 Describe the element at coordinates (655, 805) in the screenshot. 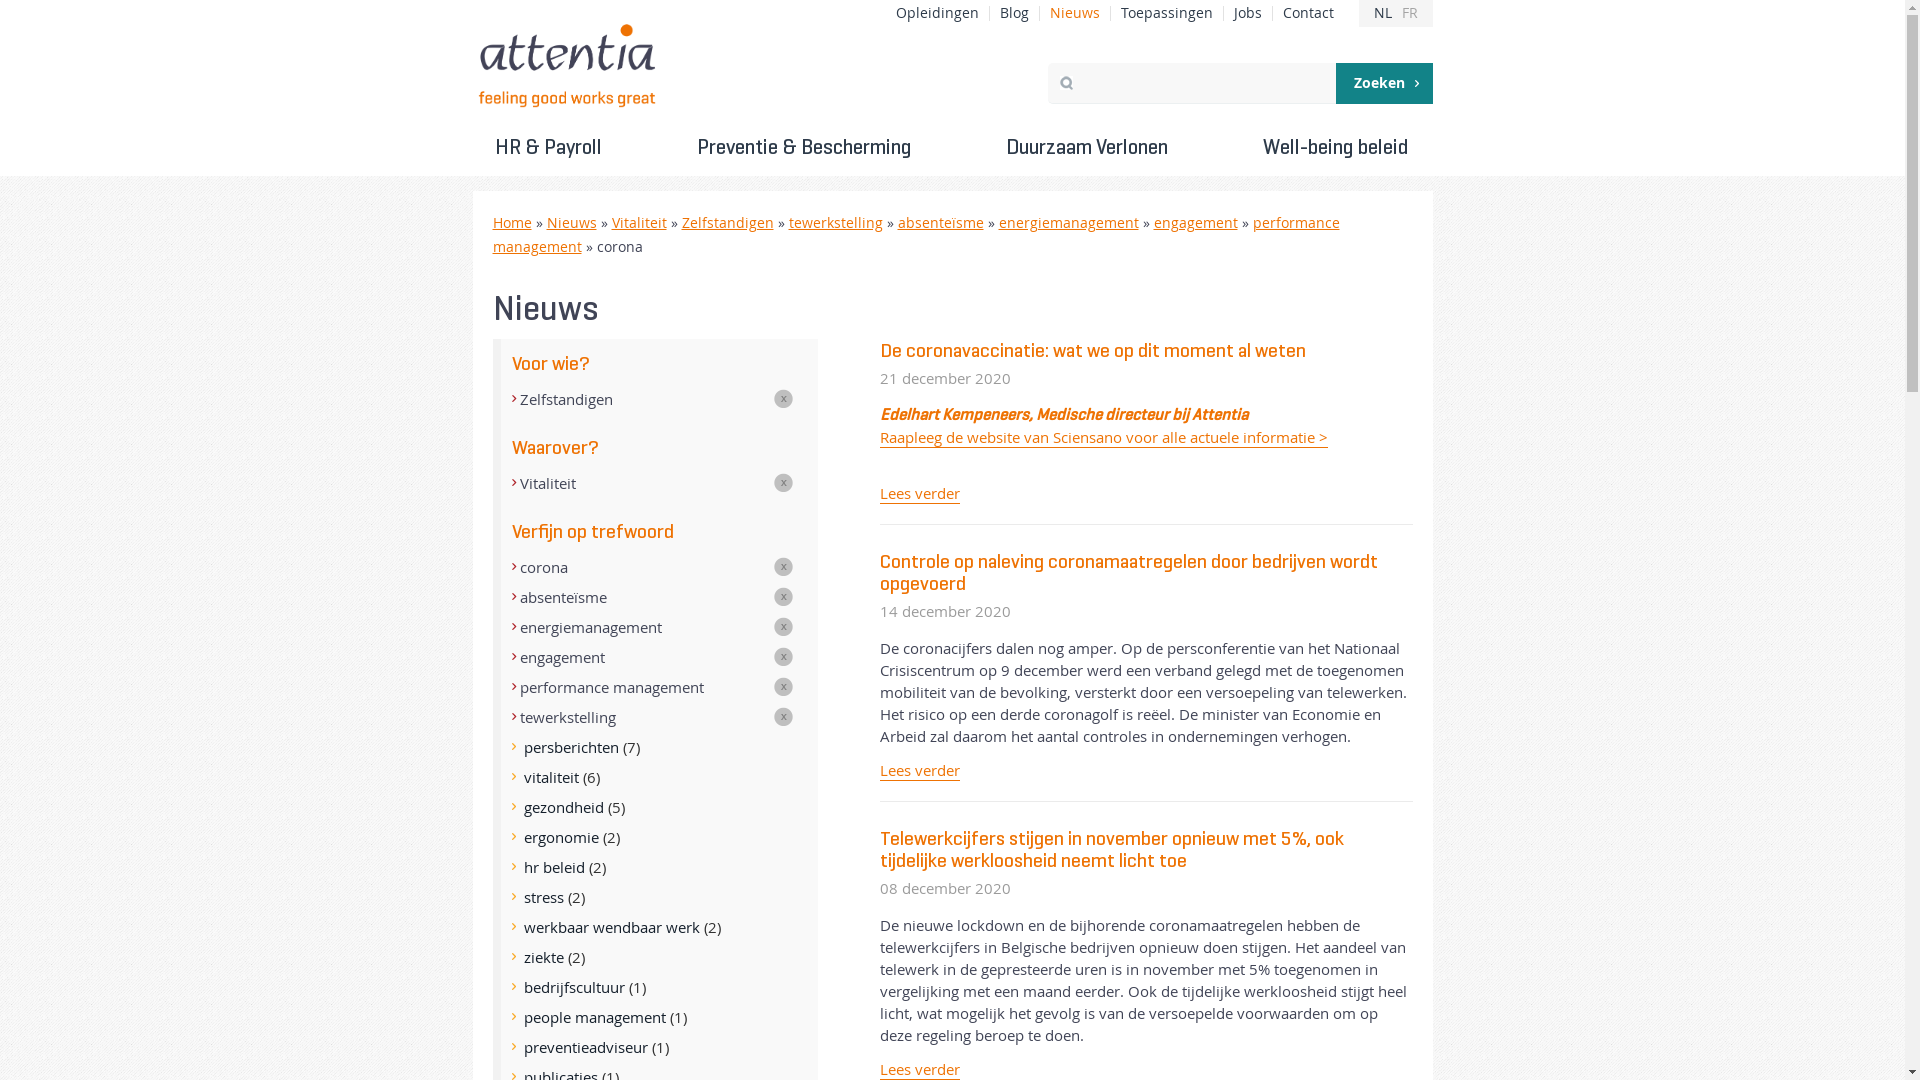

I see `'gezondheid (5)` at that location.